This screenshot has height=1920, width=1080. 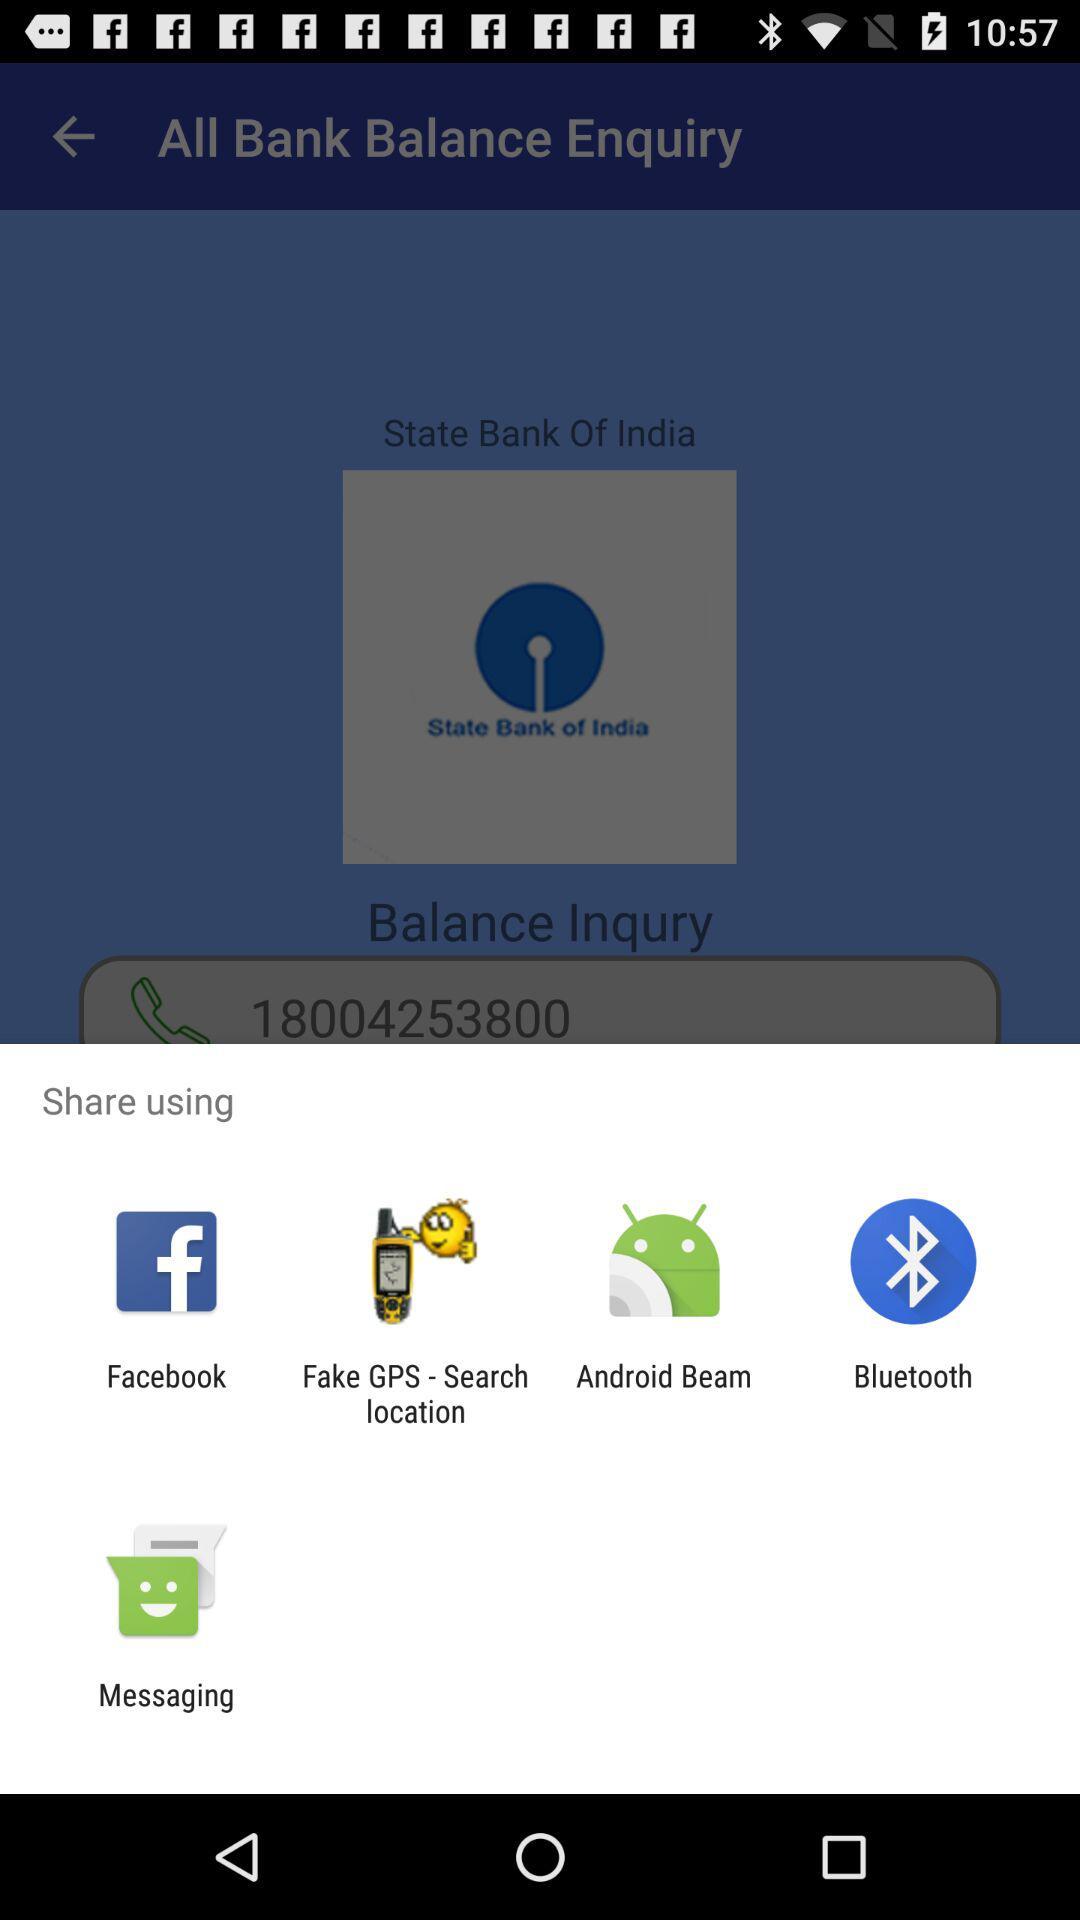 I want to click on fake gps search icon, so click(x=414, y=1392).